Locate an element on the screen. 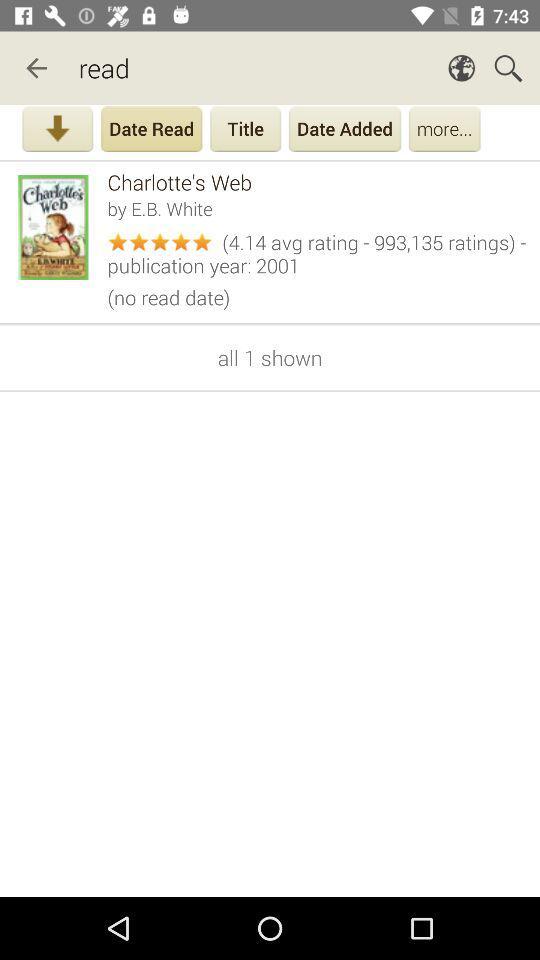  date read is located at coordinates (150, 130).